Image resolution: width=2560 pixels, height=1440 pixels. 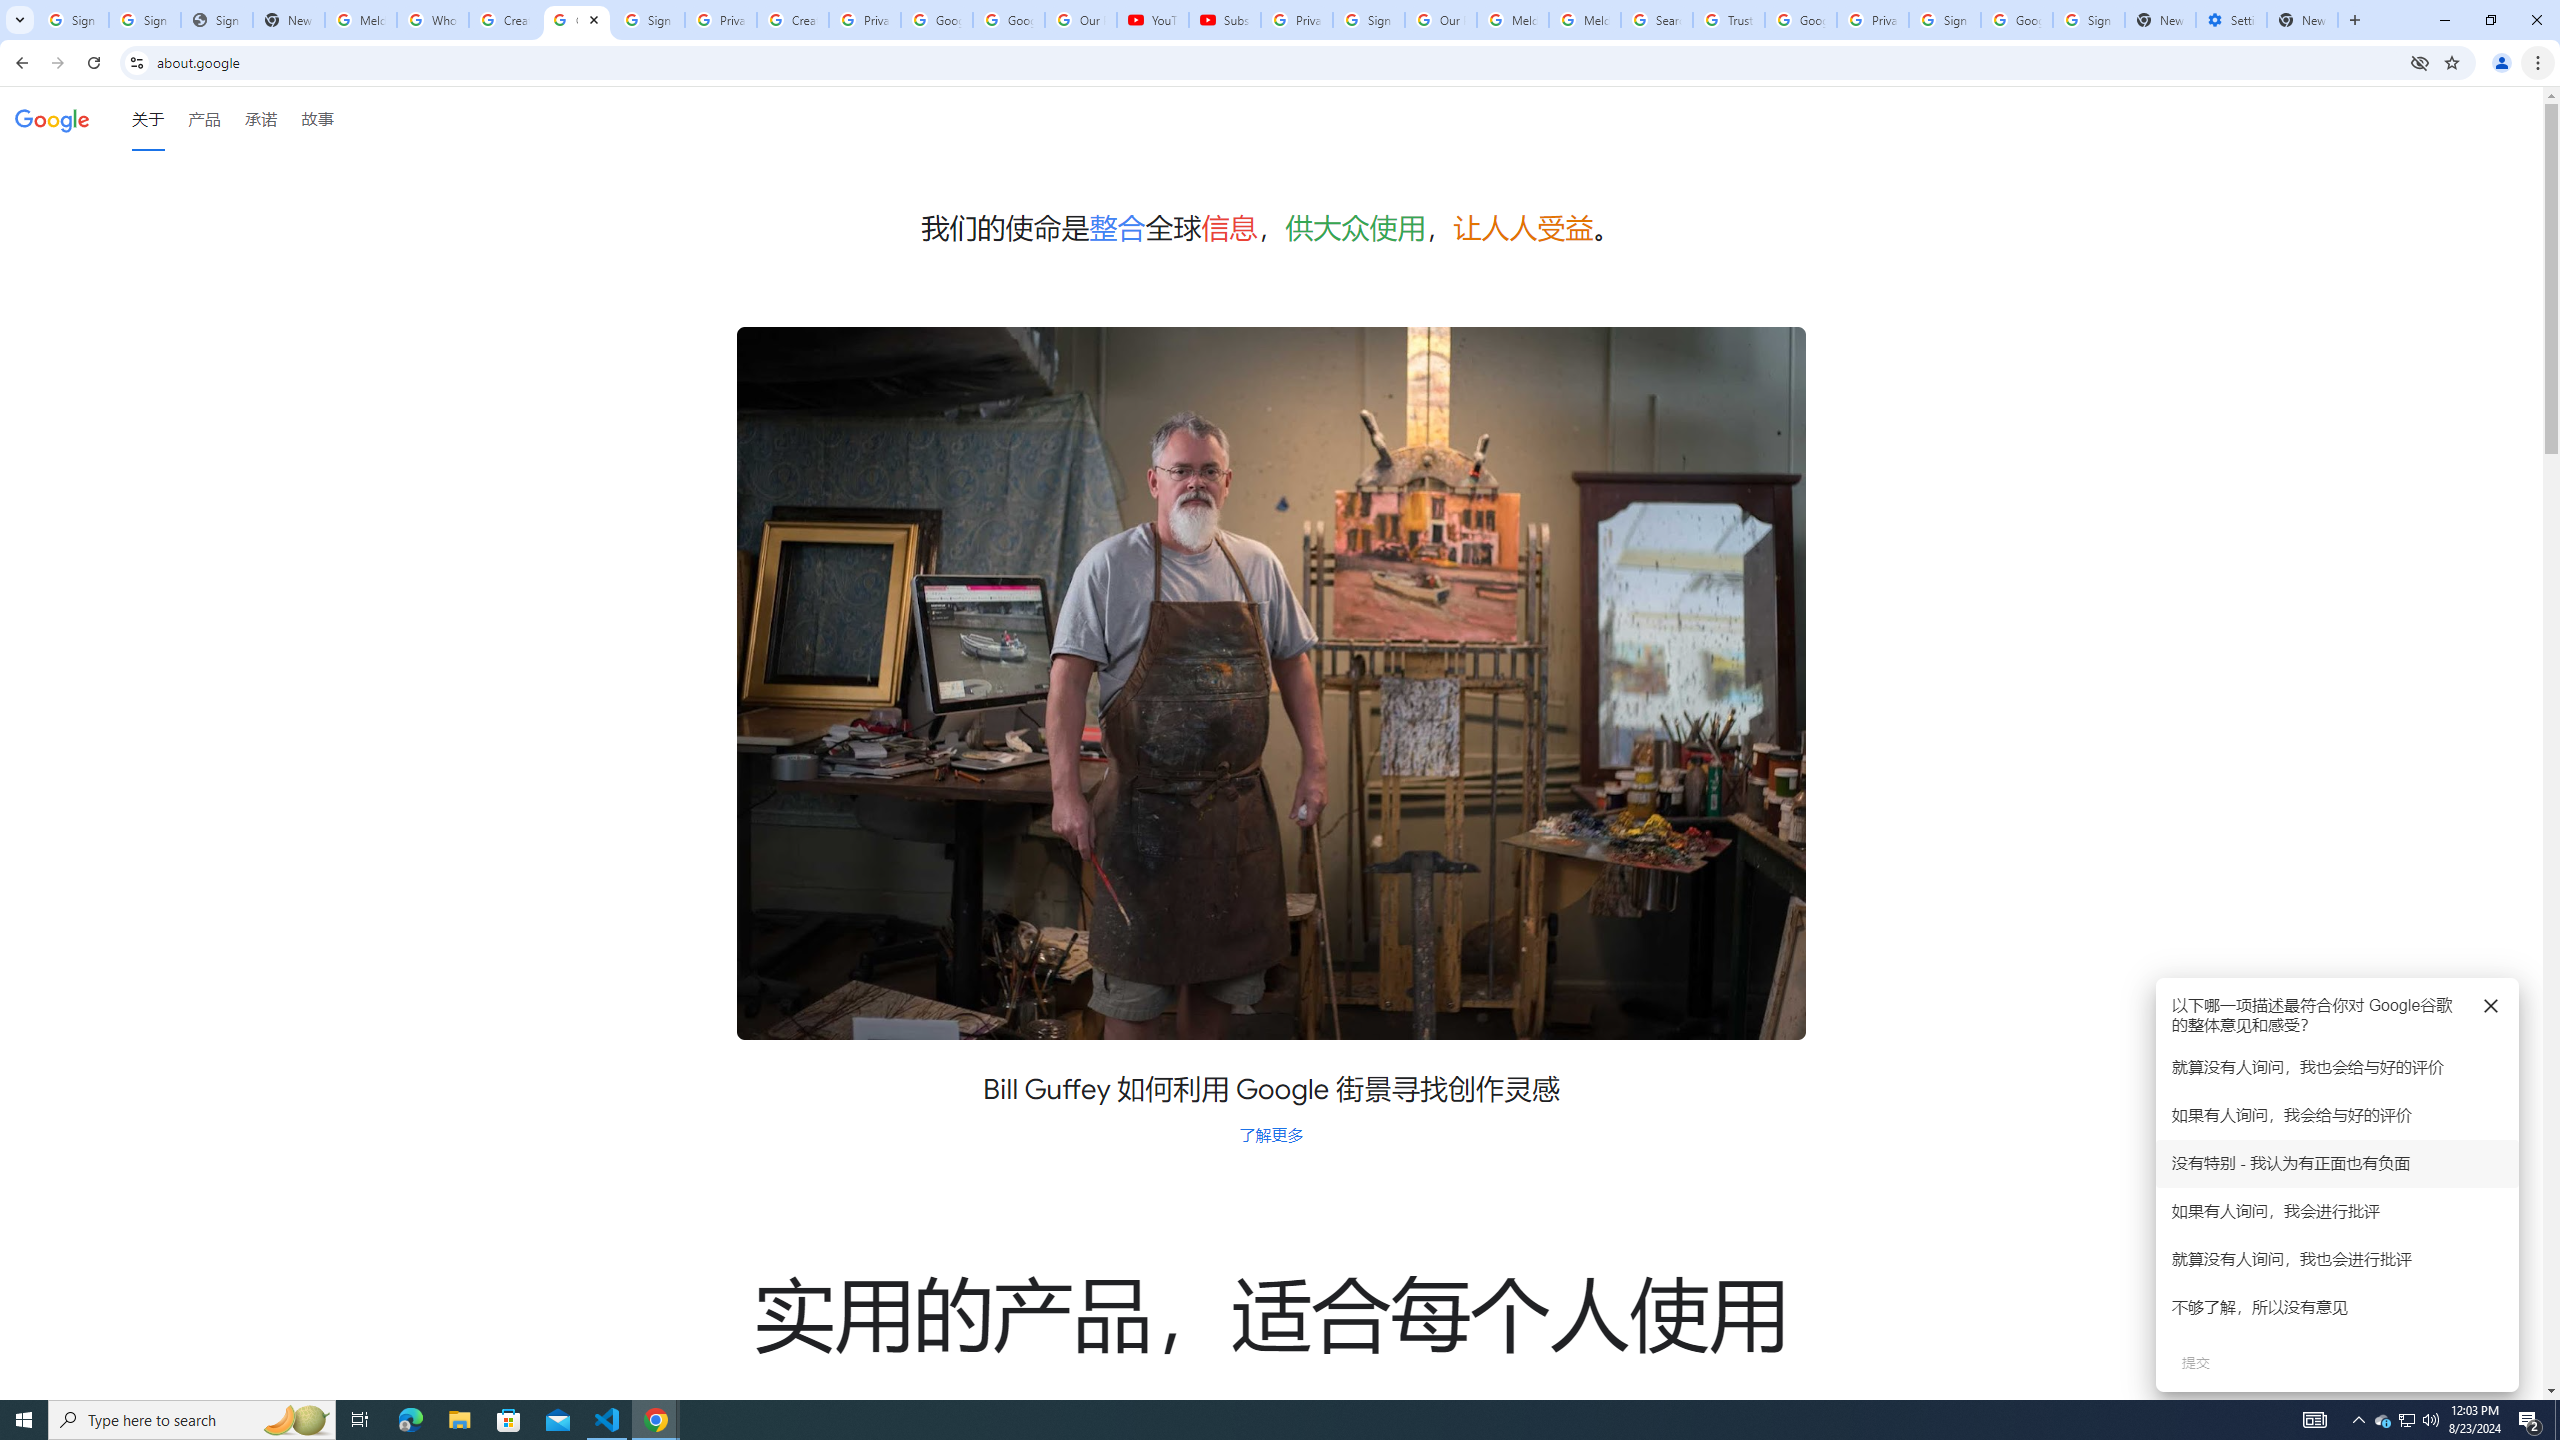 I want to click on 'Reload', so click(x=93, y=62).